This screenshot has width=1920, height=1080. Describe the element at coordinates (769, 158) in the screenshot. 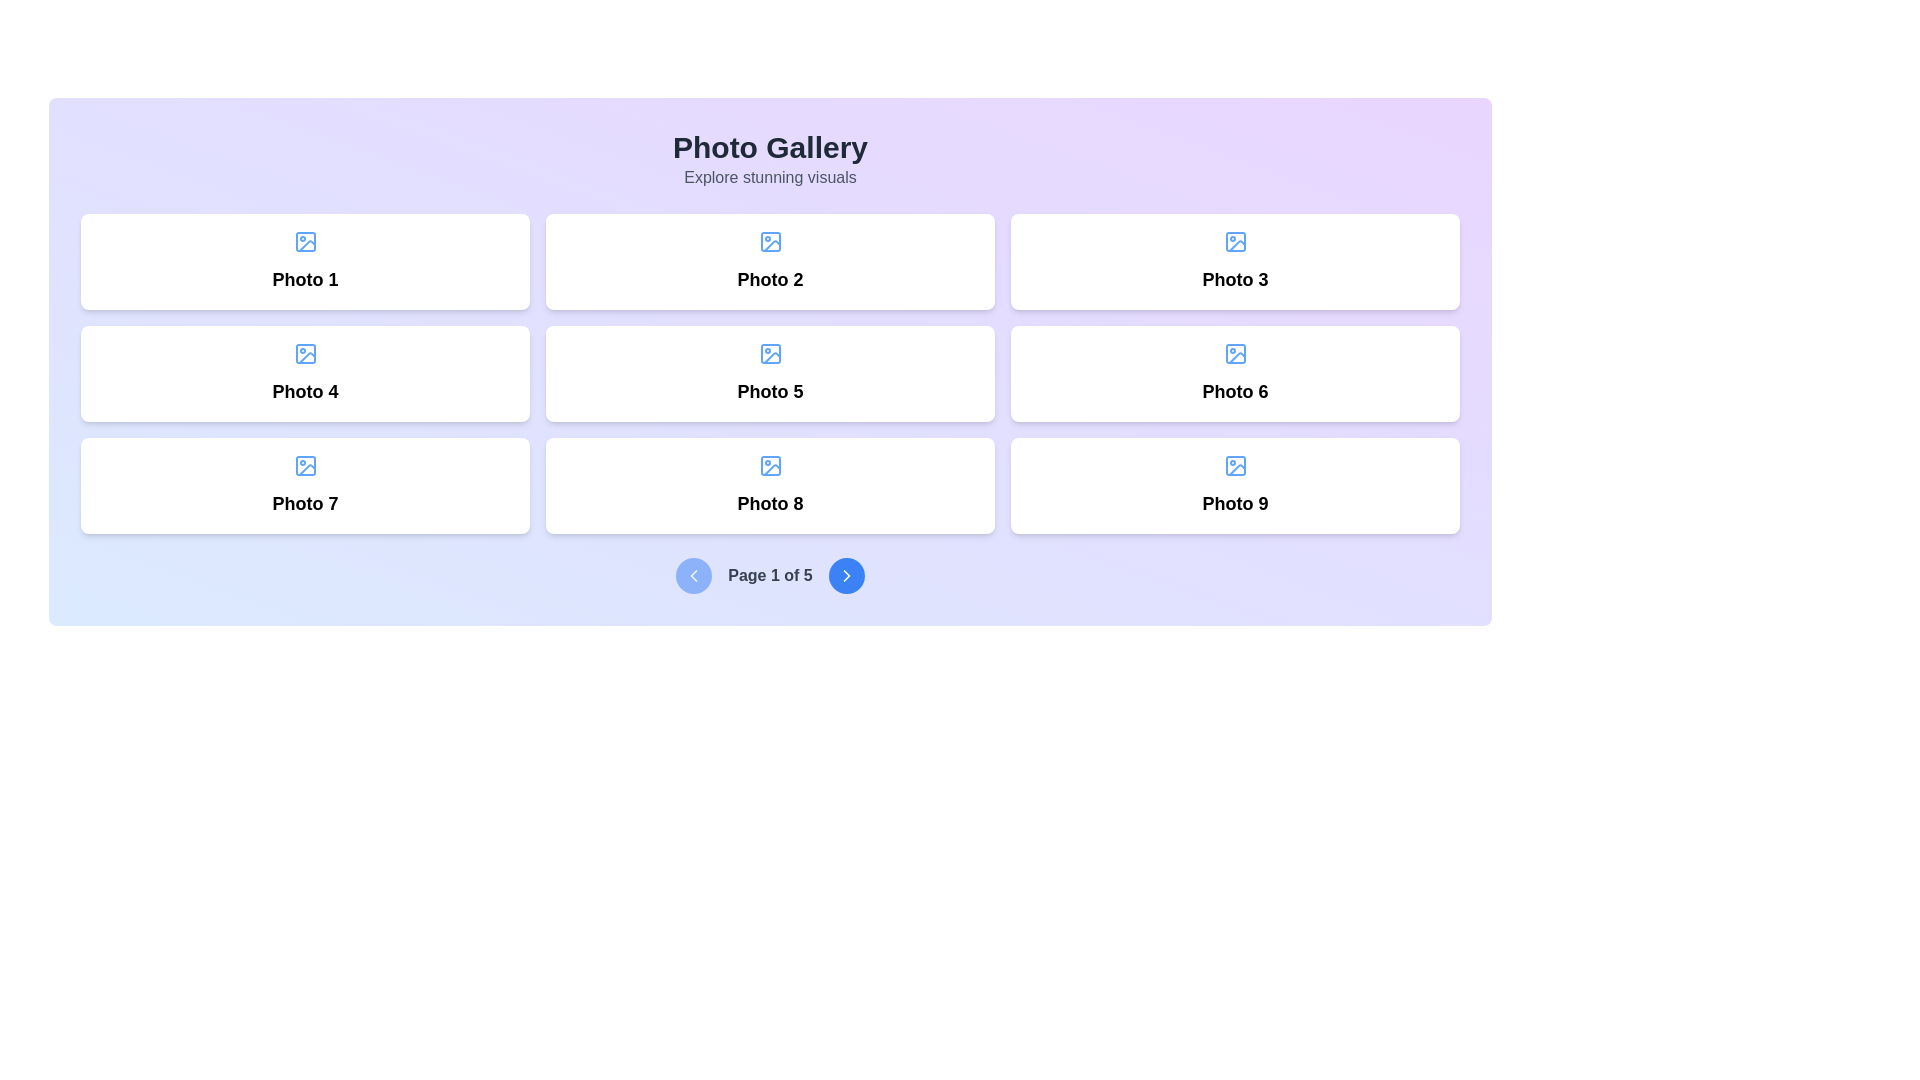

I see `the 'Photo Gallery' text element which serves as a header for the content, prominently displaying 'Photo Gallery' in bold and 'Explore stunning visuals' below it` at that location.